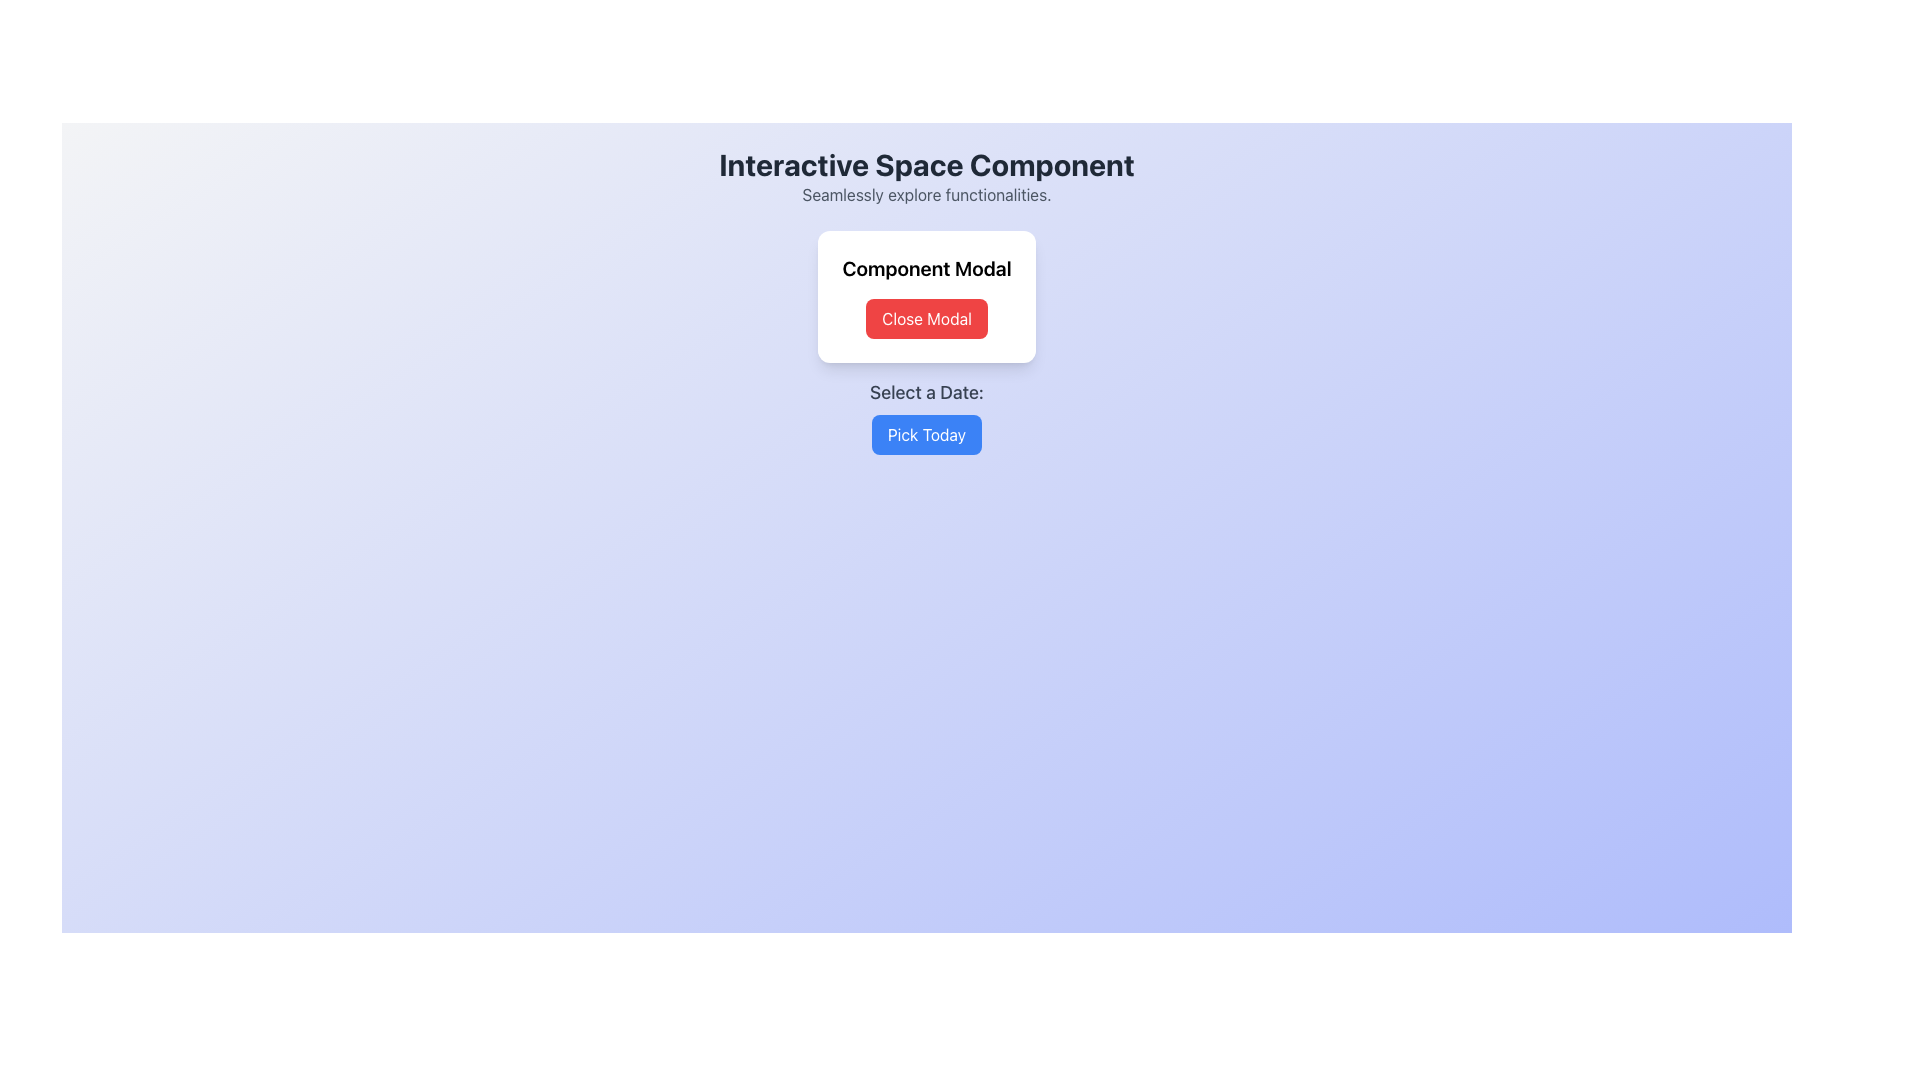 Image resolution: width=1920 pixels, height=1080 pixels. Describe the element at coordinates (925, 393) in the screenshot. I see `the text label displaying 'Select a Date:' which is positioned below the 'Component Modal' and above the 'Pick Today' button` at that location.